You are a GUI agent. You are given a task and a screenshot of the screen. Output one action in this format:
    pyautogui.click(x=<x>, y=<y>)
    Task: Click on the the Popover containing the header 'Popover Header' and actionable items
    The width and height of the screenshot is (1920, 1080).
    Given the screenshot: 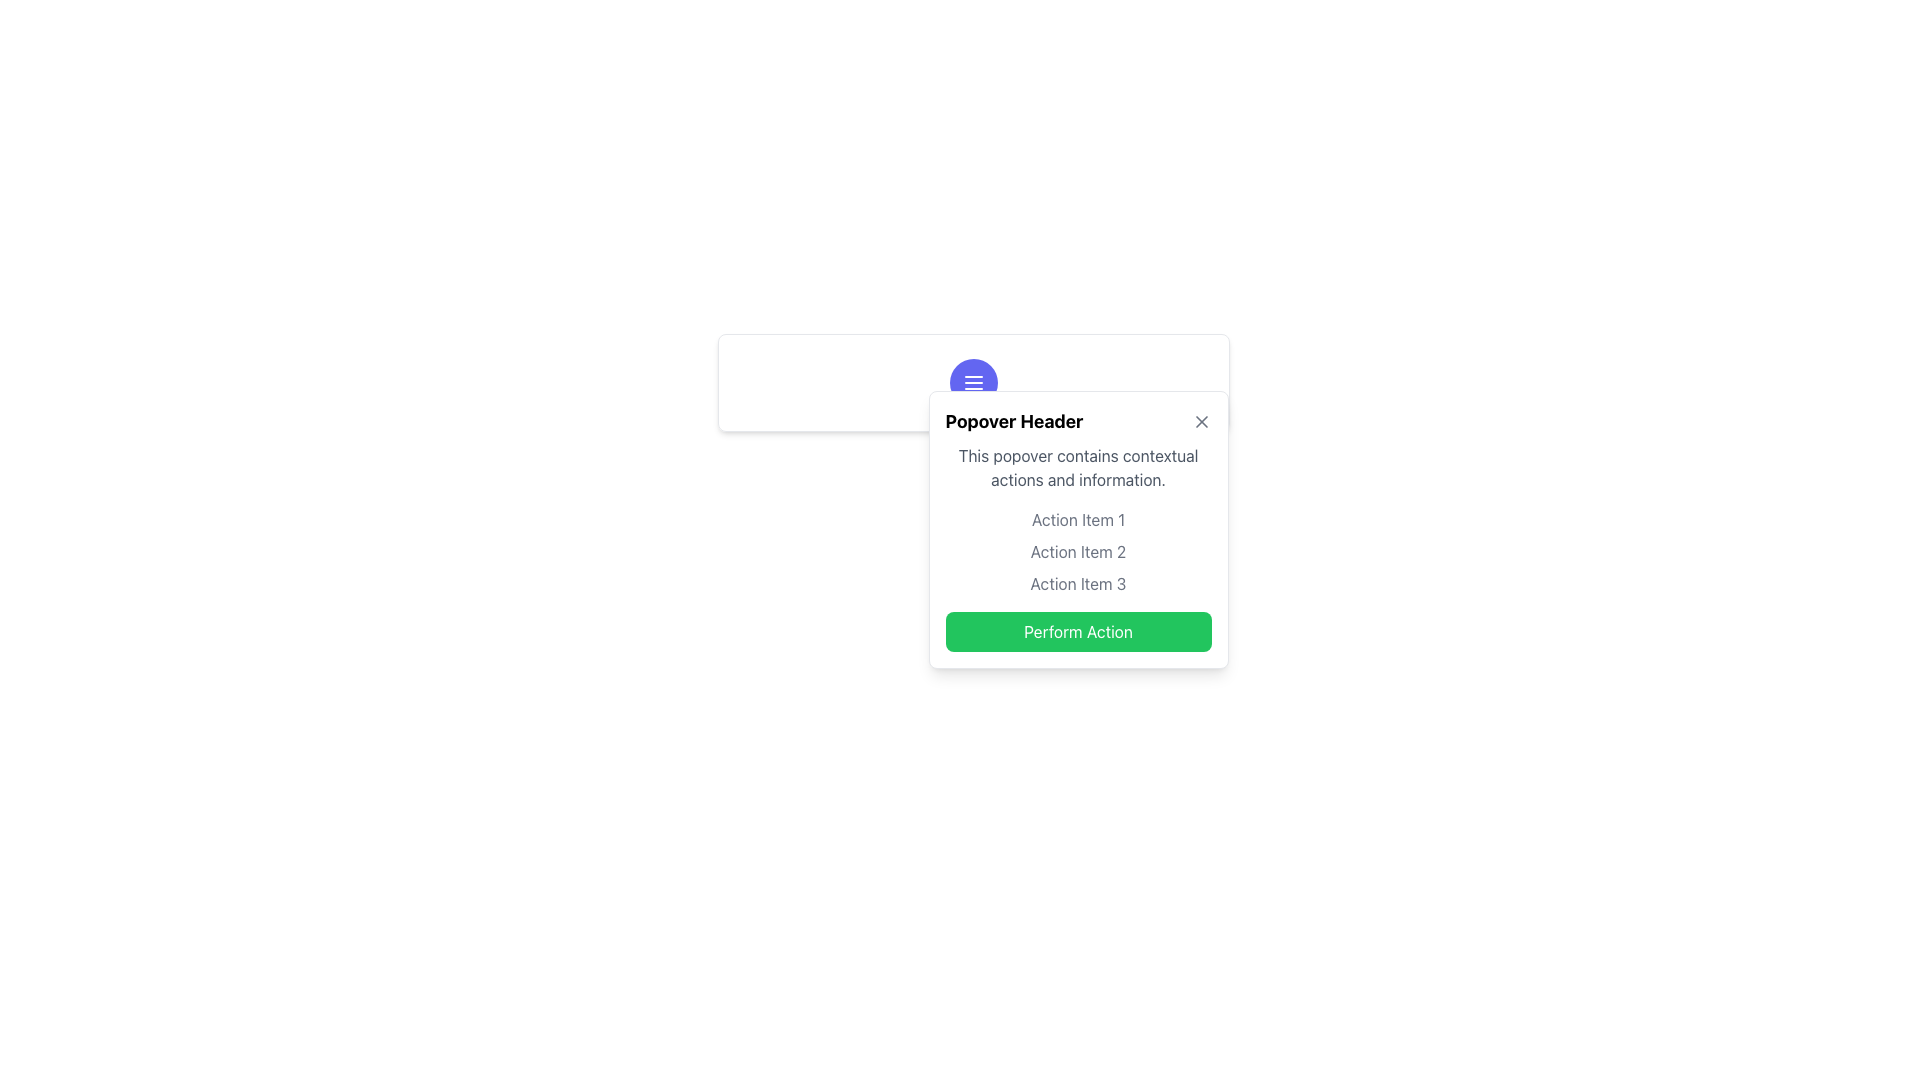 What is the action you would take?
    pyautogui.click(x=1077, y=528)
    